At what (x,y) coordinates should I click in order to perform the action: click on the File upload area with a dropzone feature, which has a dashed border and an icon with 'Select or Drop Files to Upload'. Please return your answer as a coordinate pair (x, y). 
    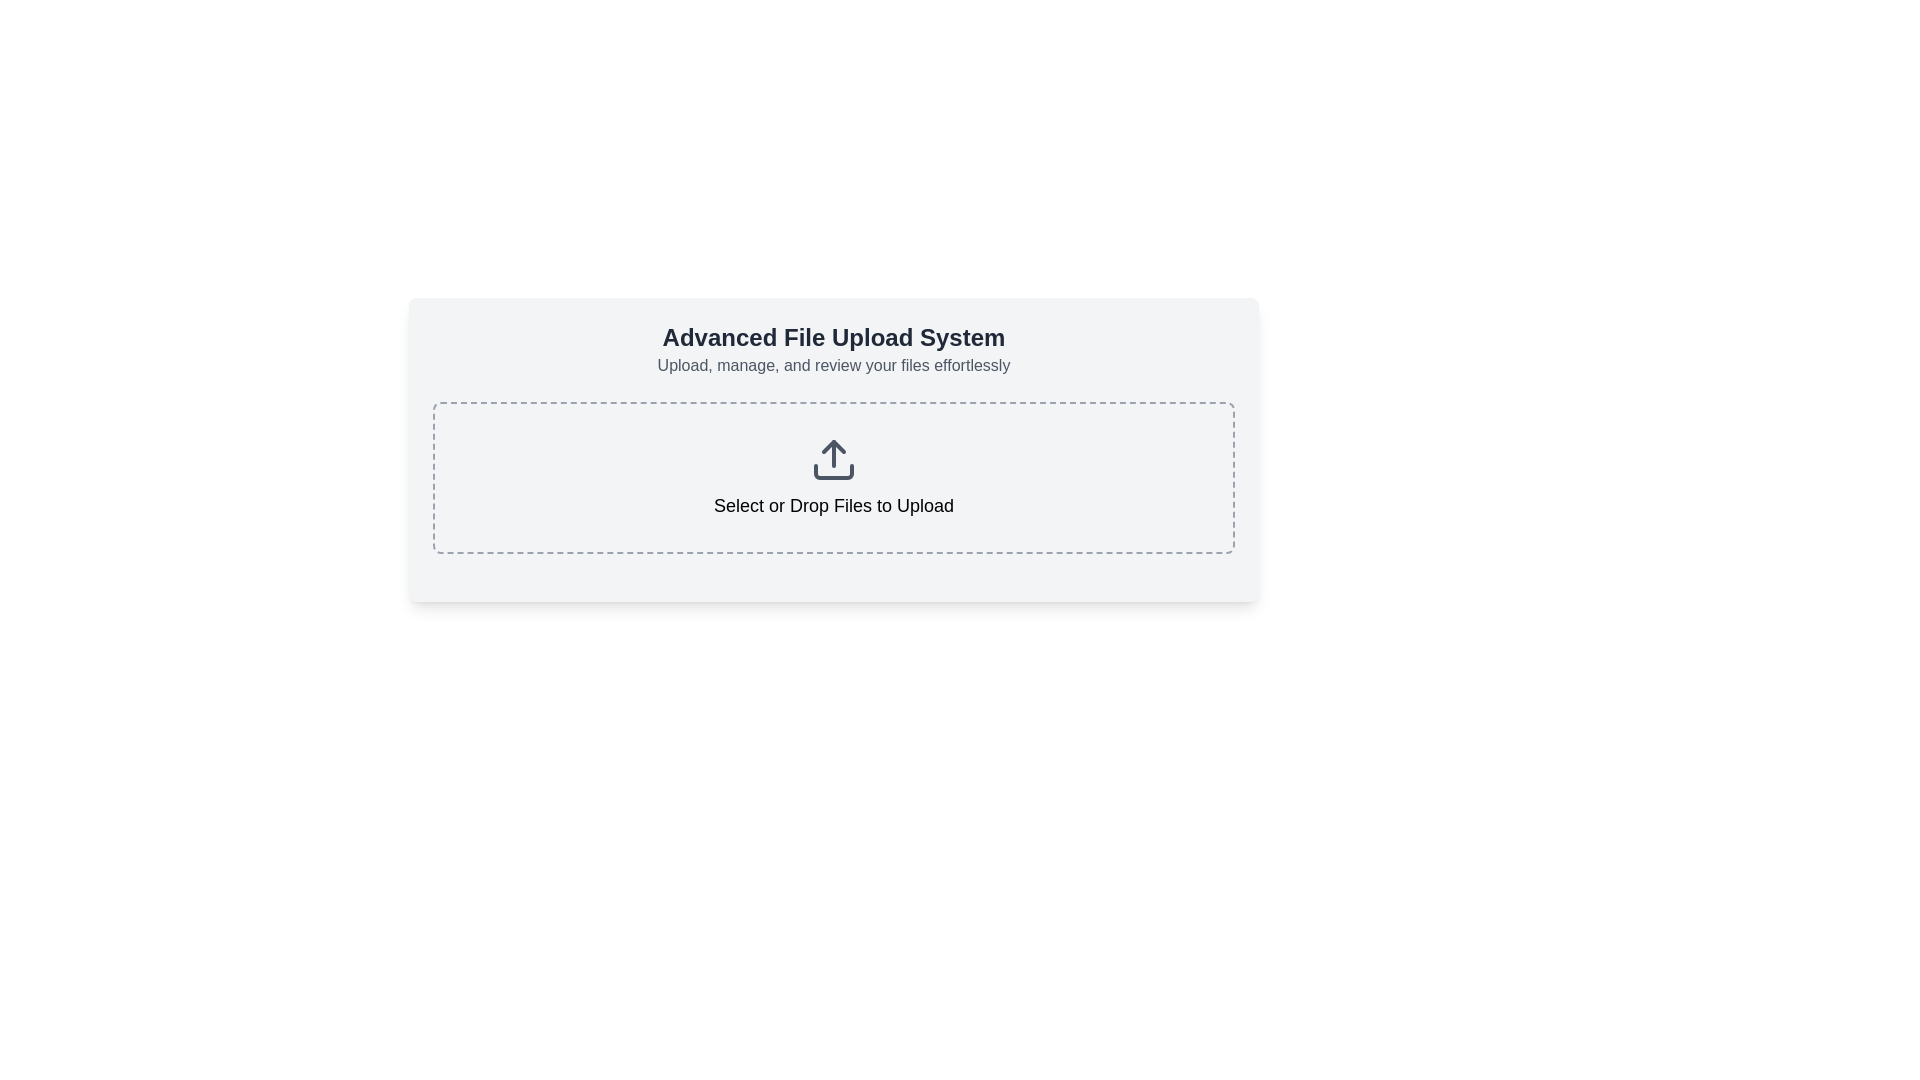
    Looking at the image, I should click on (834, 478).